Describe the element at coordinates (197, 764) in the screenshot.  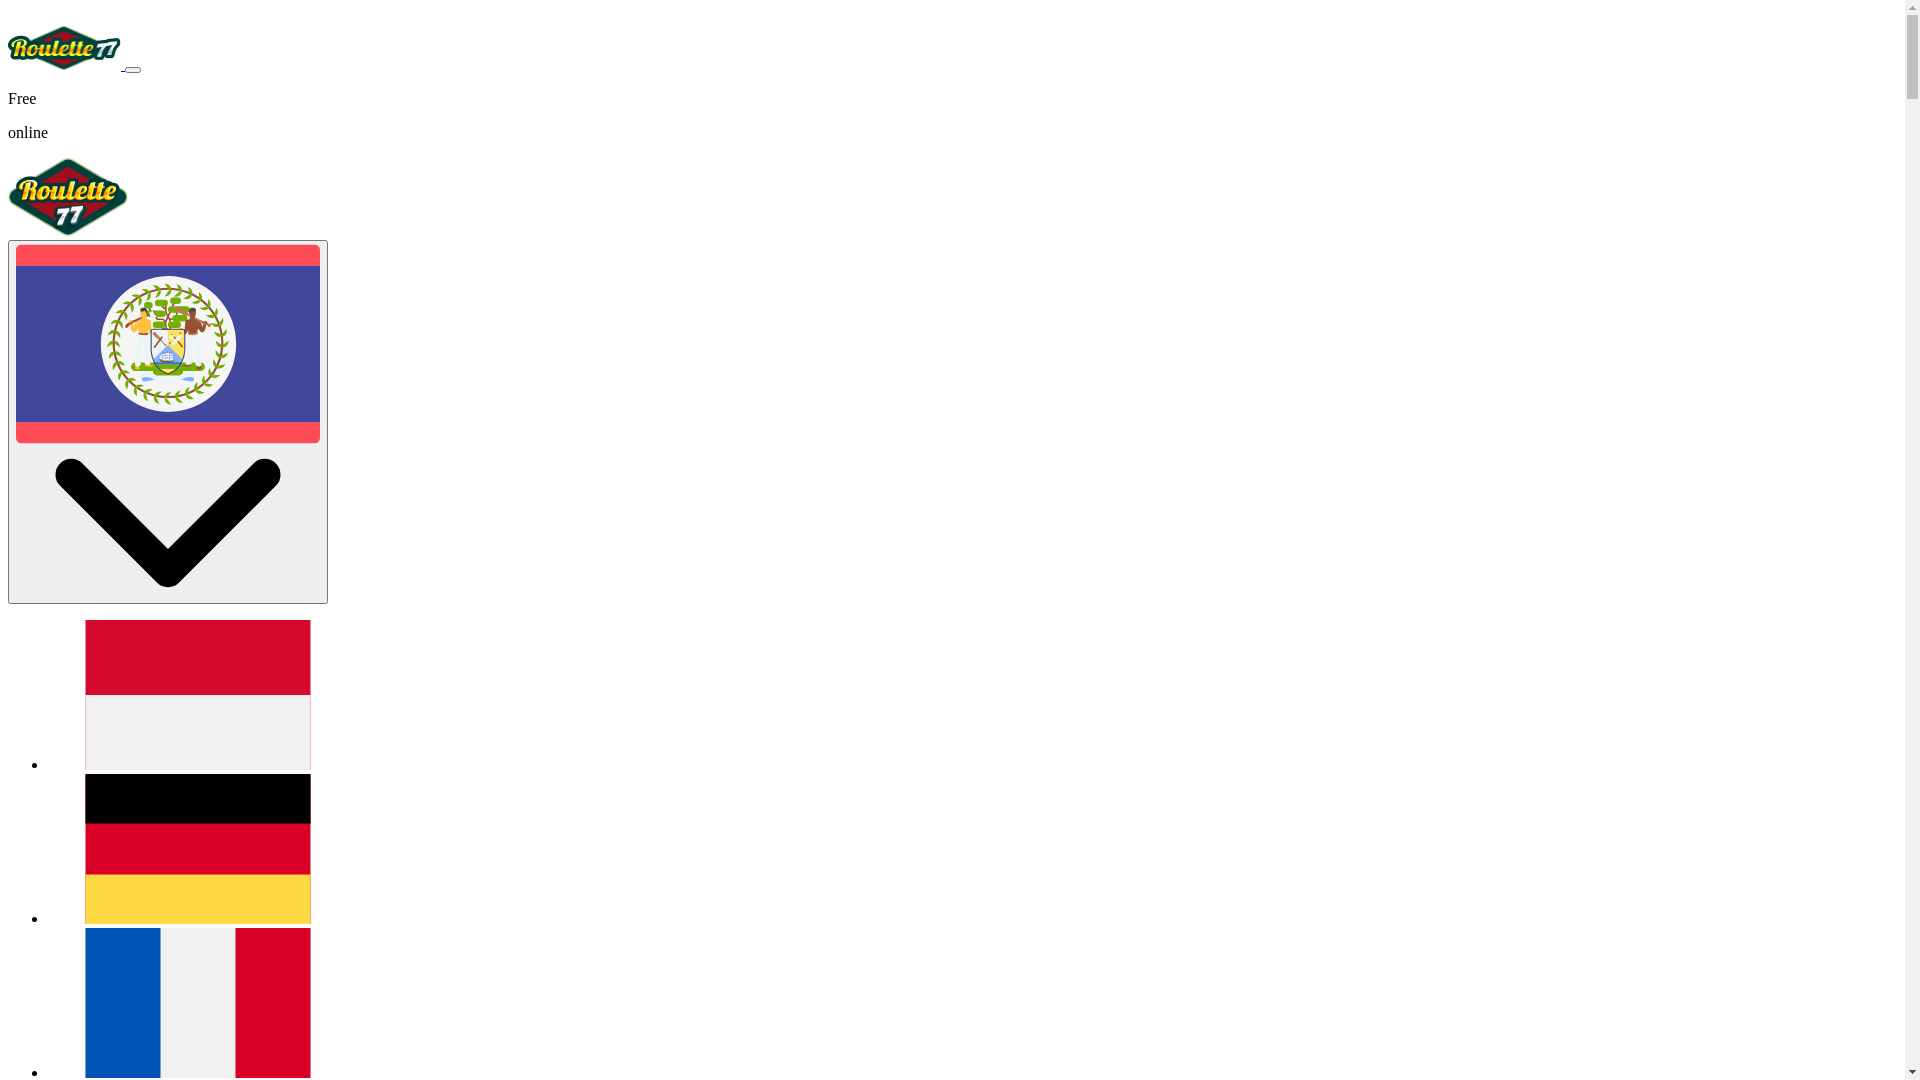
I see `'Roulette77 Indonesia / Bahasa Indonesia'` at that location.